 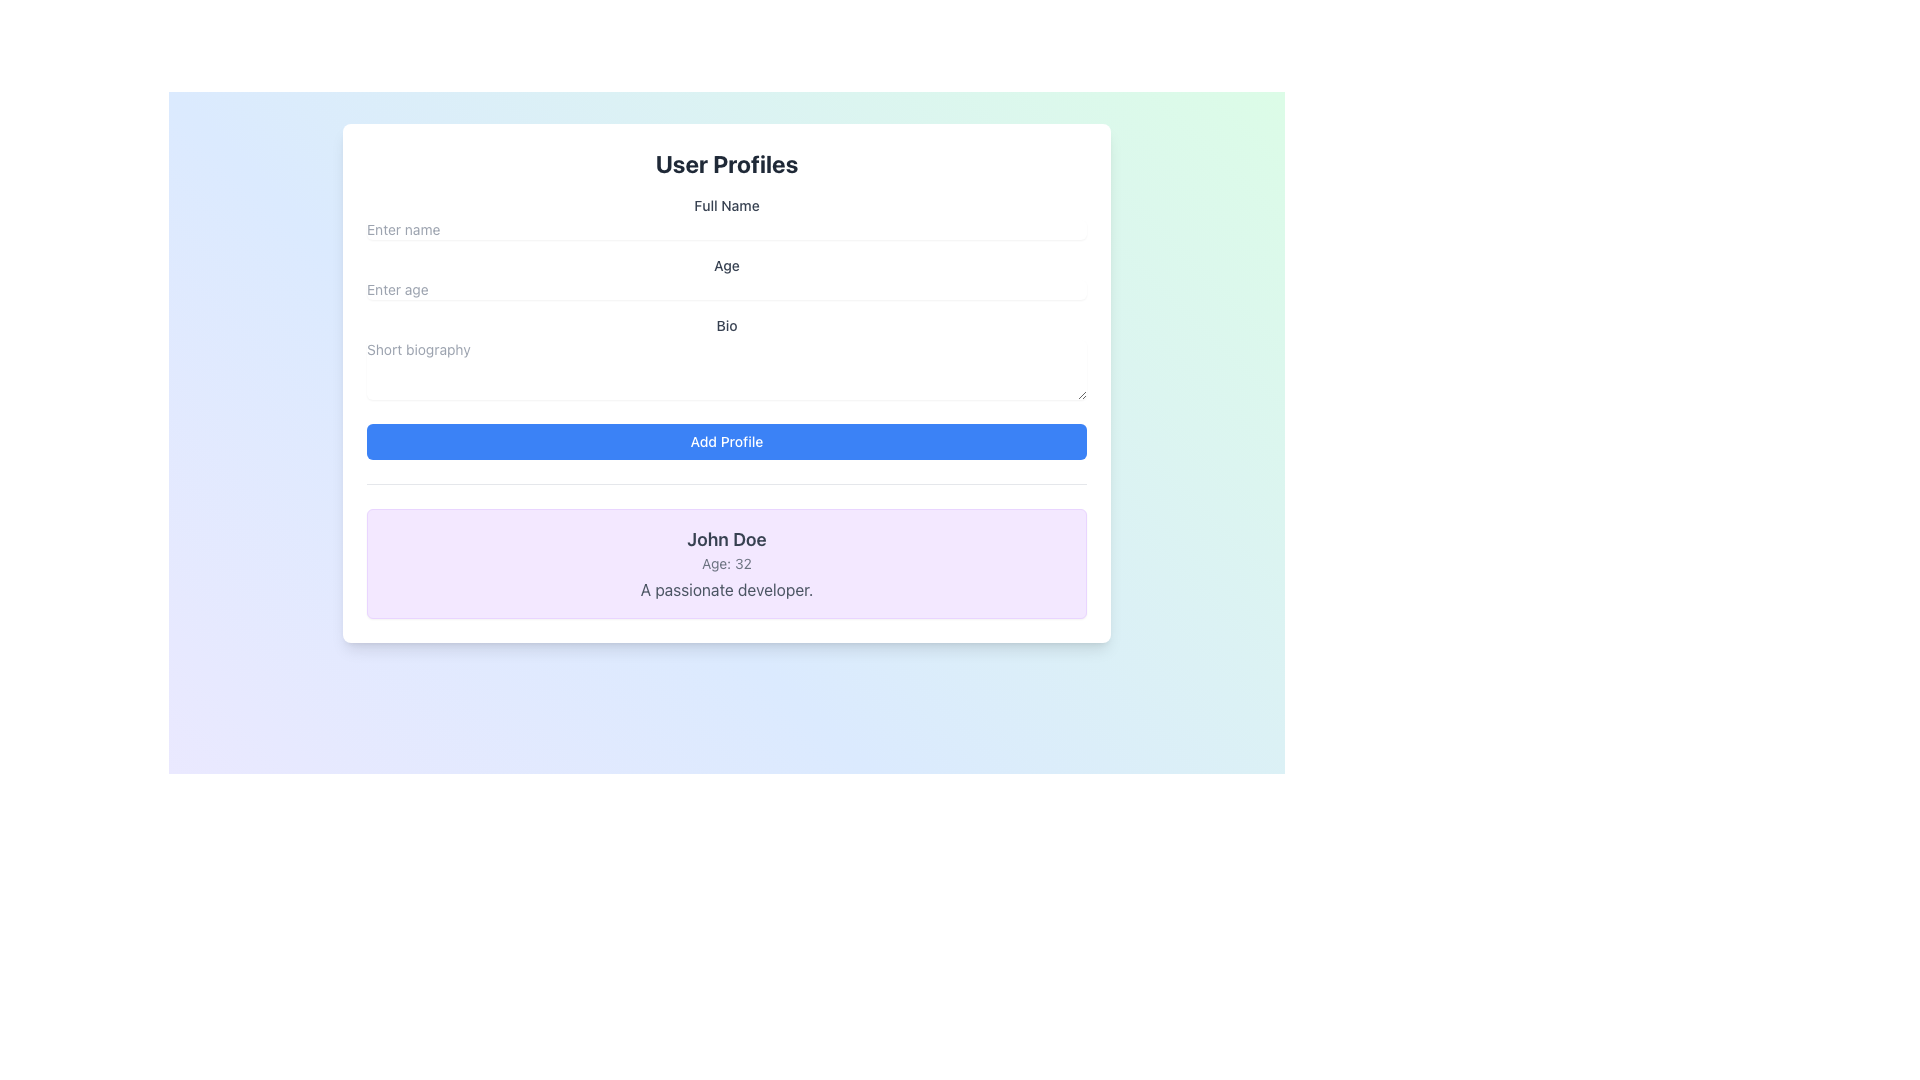 What do you see at coordinates (725, 563) in the screenshot?
I see `the Information Card displaying 'John Doe', which is the last component in the 'User Profiles' section, styled with a light purple background and rounded borders` at bounding box center [725, 563].